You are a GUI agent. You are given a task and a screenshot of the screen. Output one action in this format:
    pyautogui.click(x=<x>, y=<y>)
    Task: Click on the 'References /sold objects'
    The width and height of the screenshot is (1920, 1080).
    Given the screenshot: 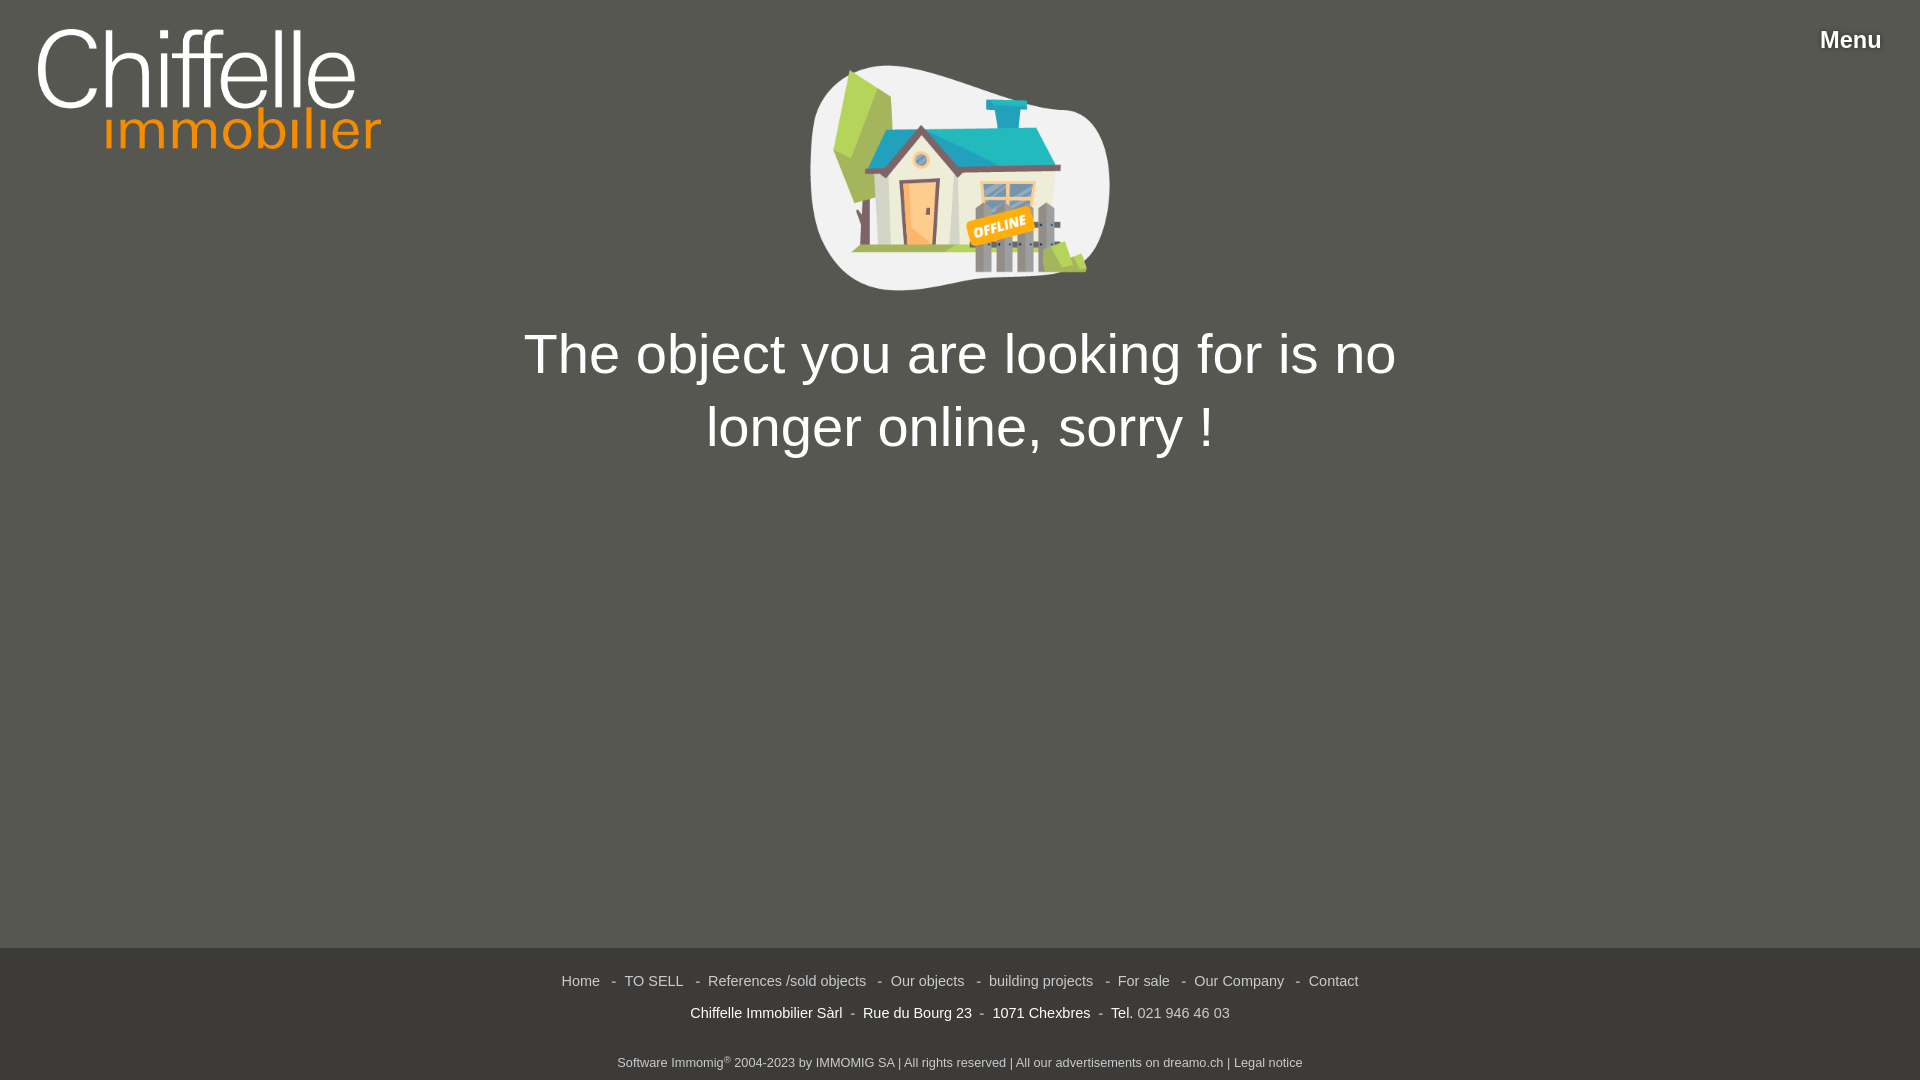 What is the action you would take?
    pyautogui.click(x=786, y=980)
    